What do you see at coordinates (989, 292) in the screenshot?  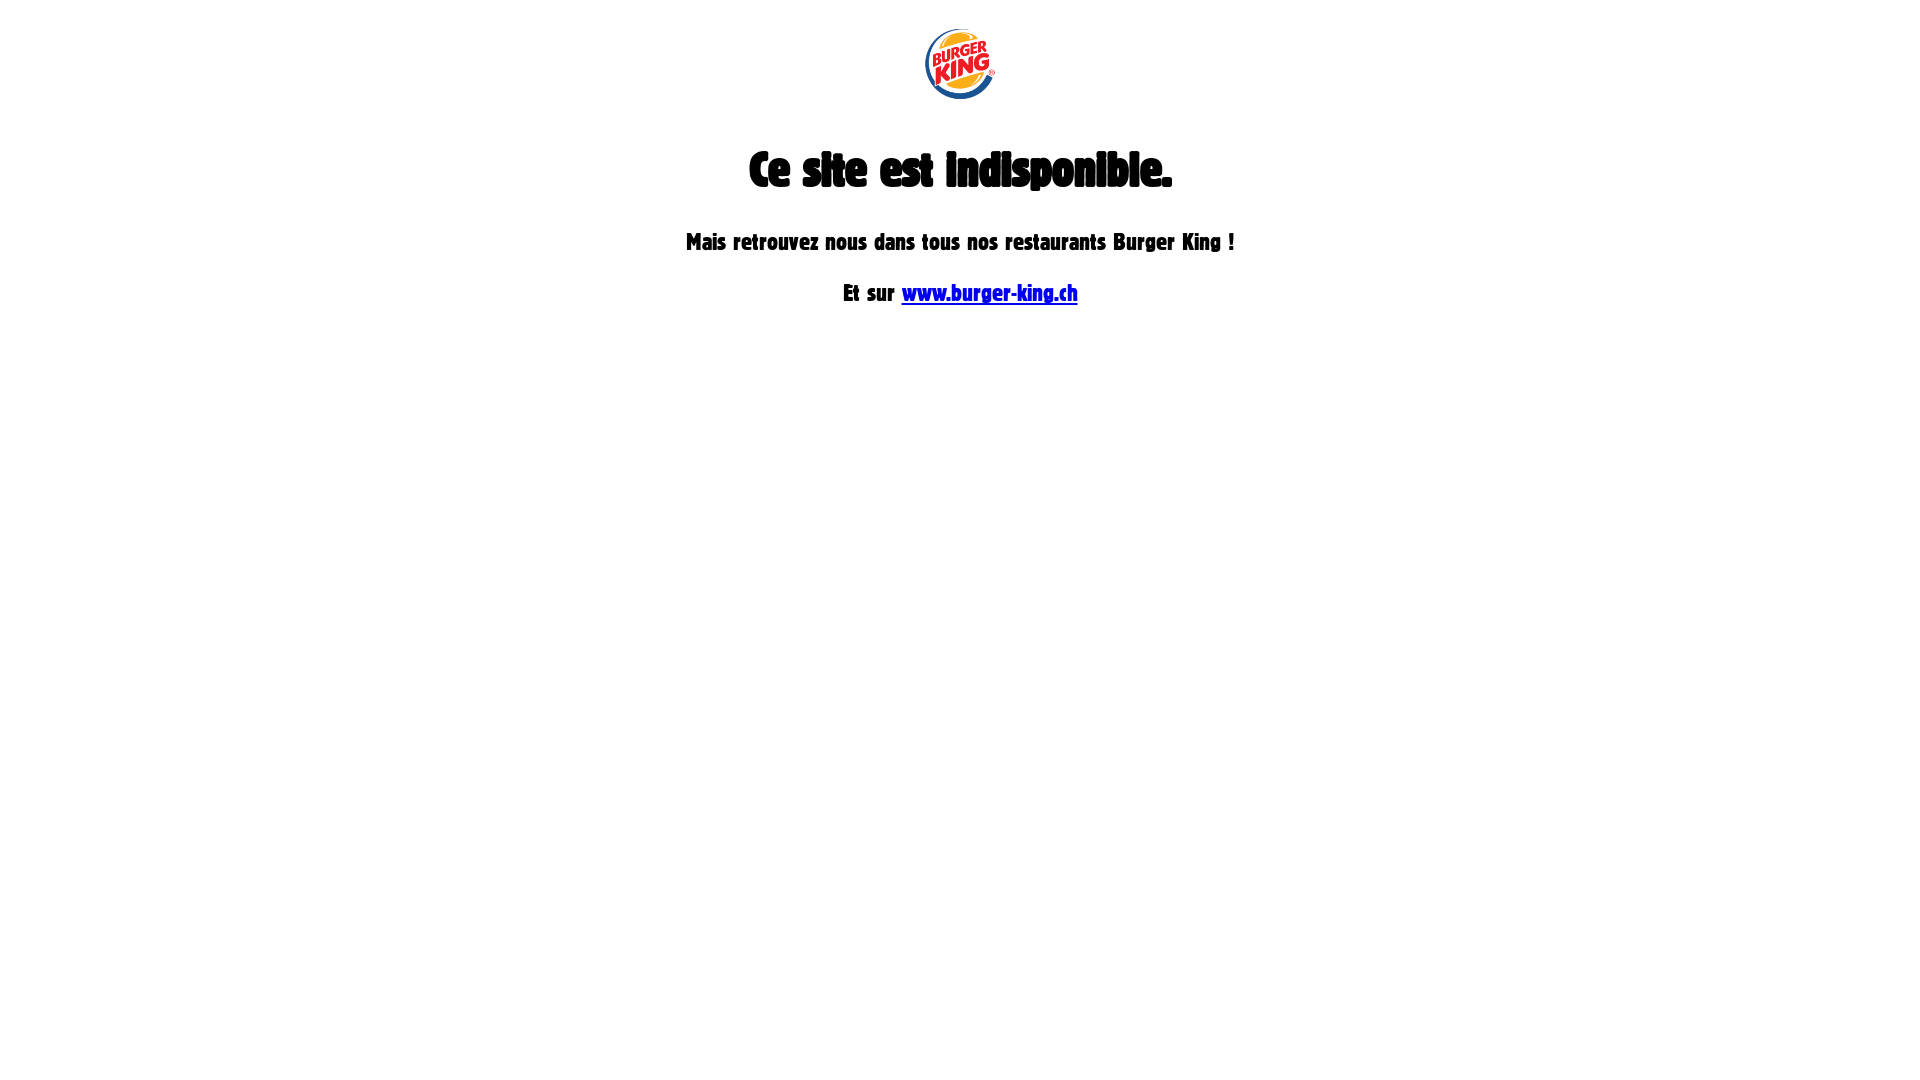 I see `'www.burger-king.ch'` at bounding box center [989, 292].